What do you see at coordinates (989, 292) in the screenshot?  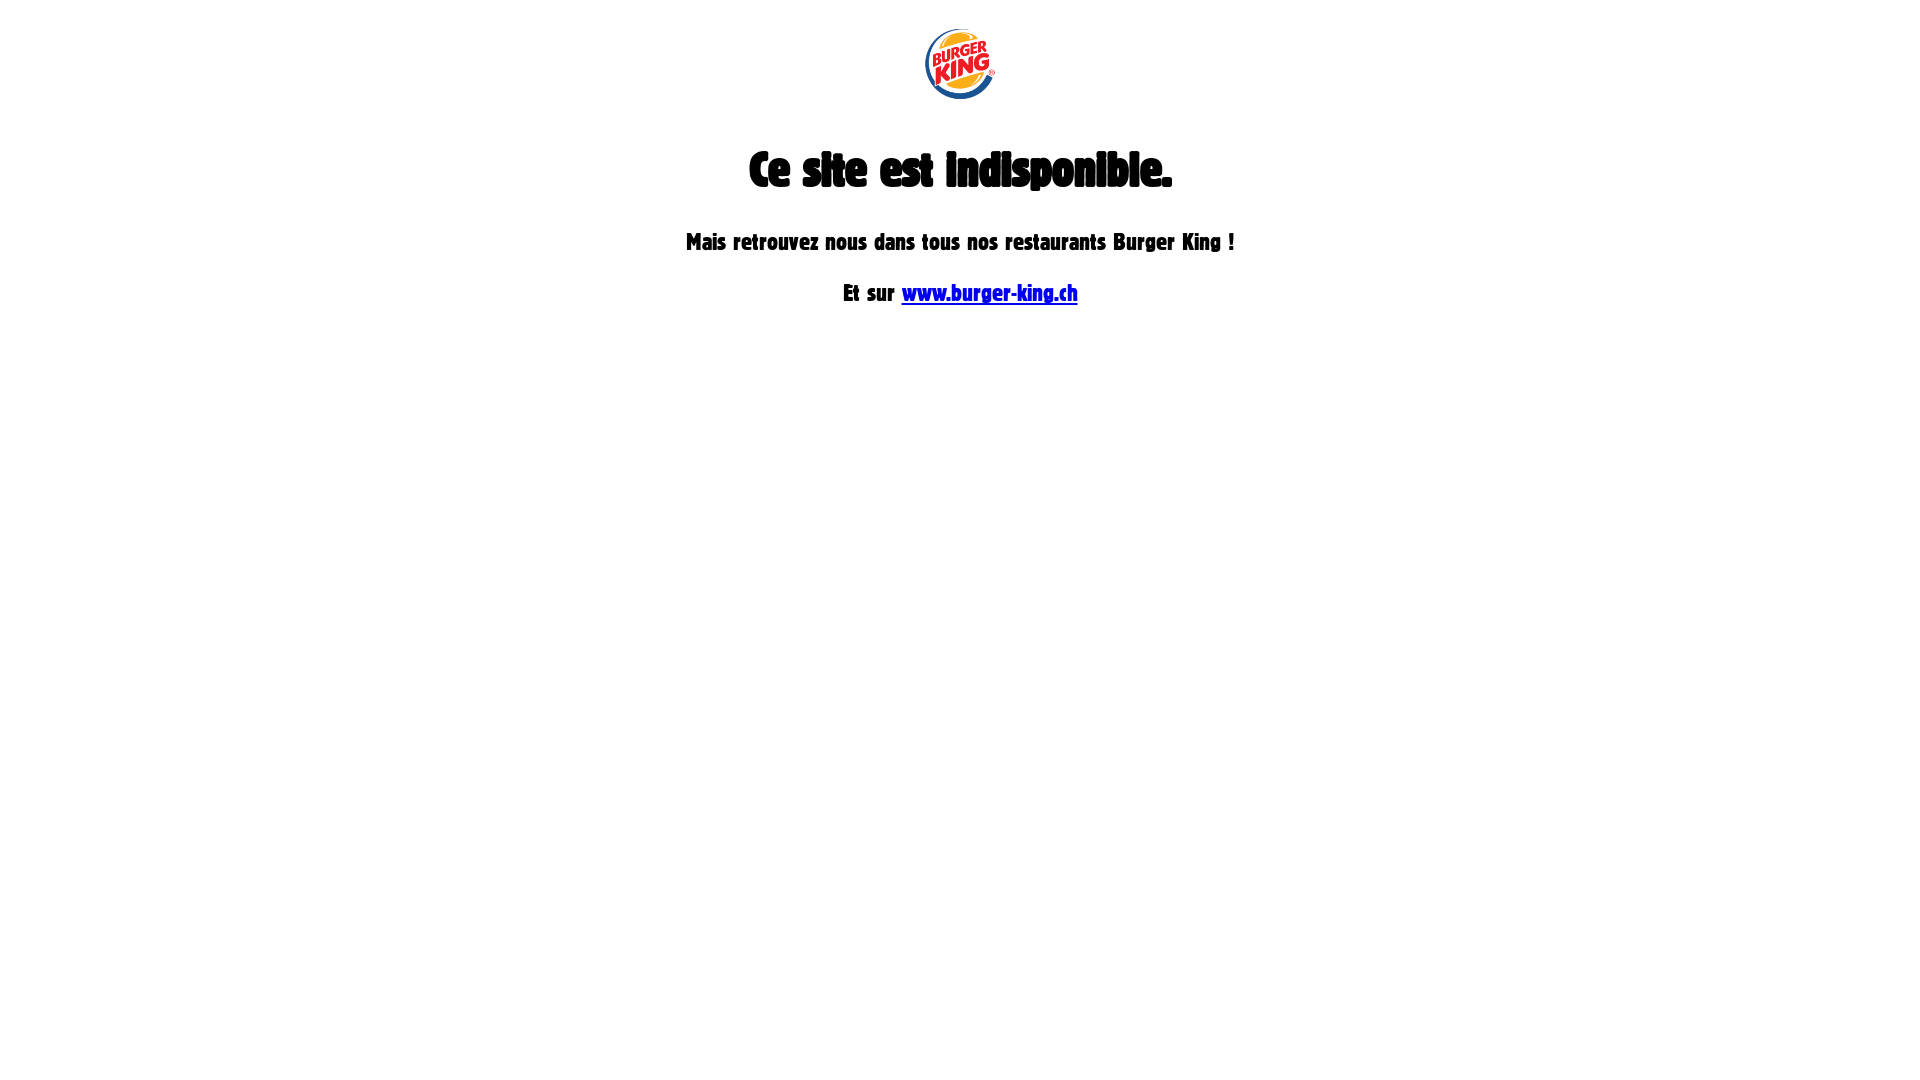 I see `'www.burger-king.ch'` at bounding box center [989, 292].